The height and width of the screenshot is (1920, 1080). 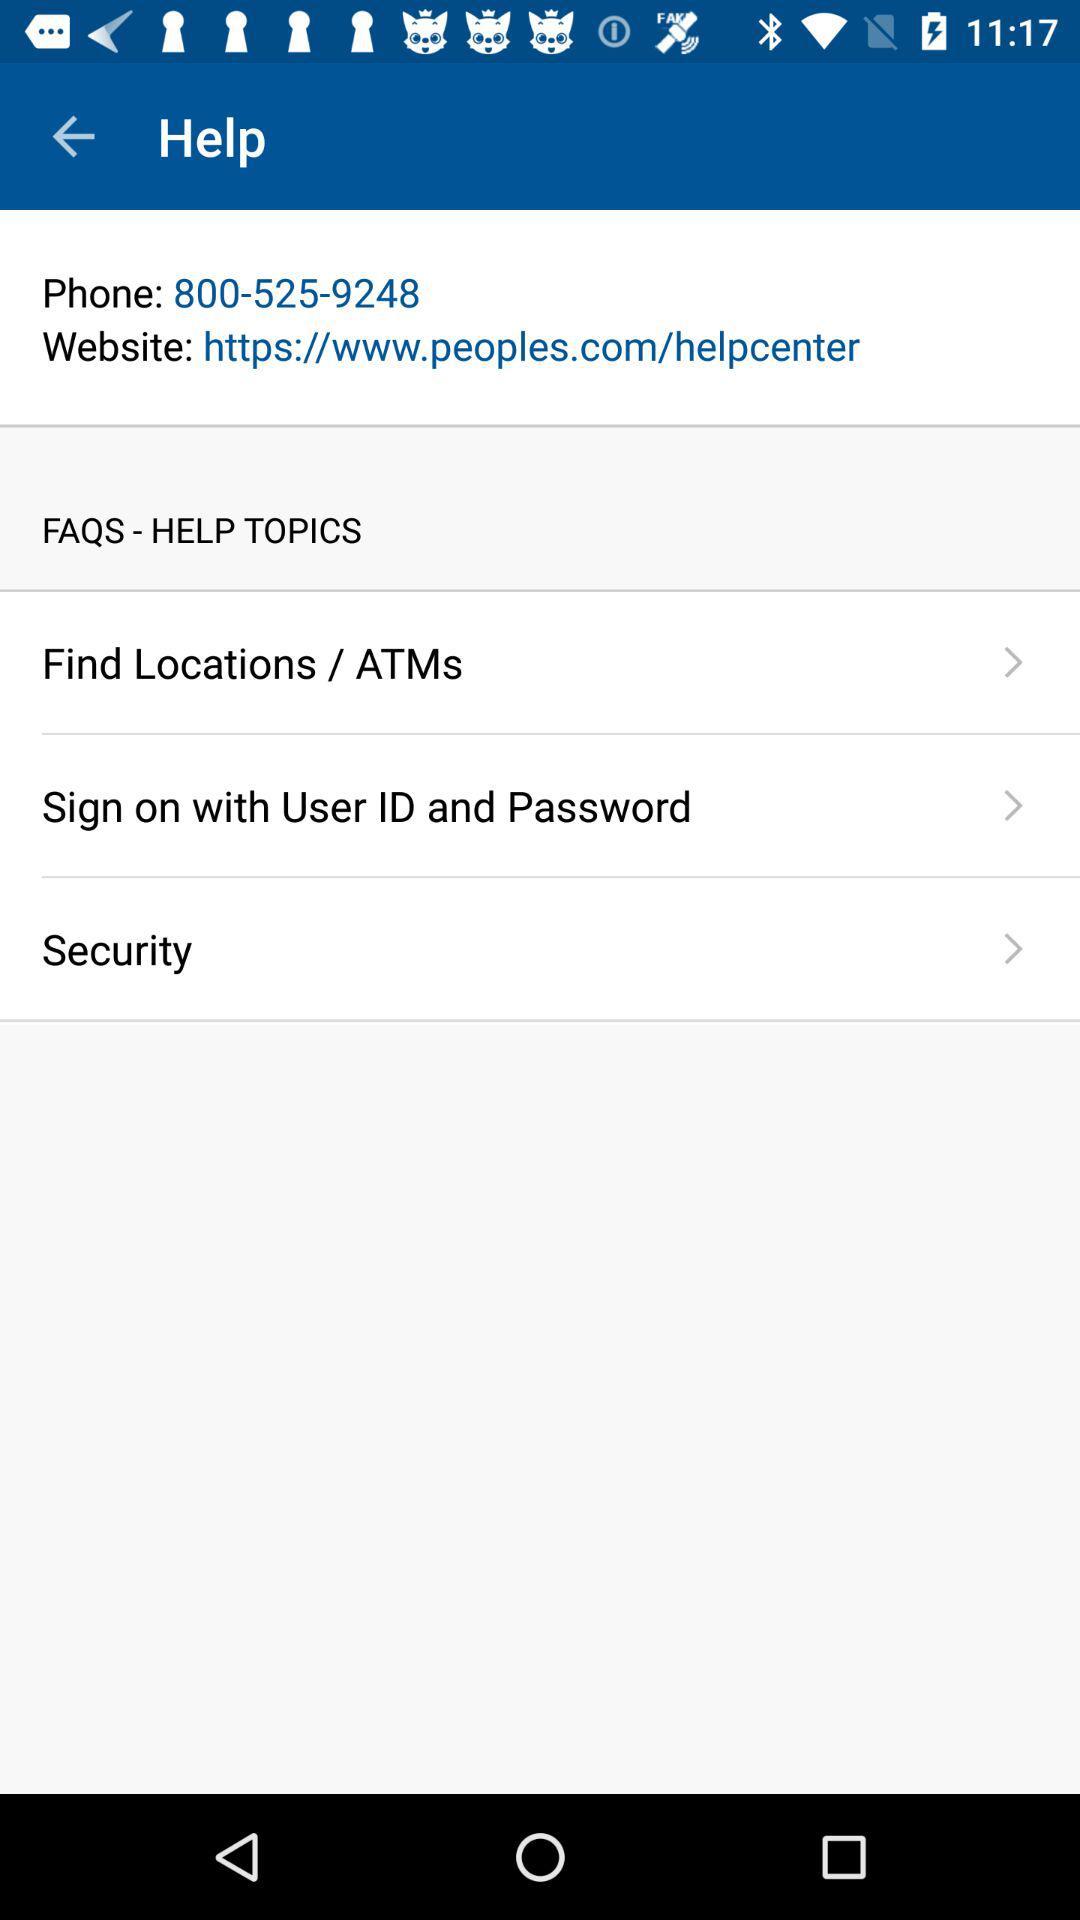 I want to click on the website https www app, so click(x=540, y=345).